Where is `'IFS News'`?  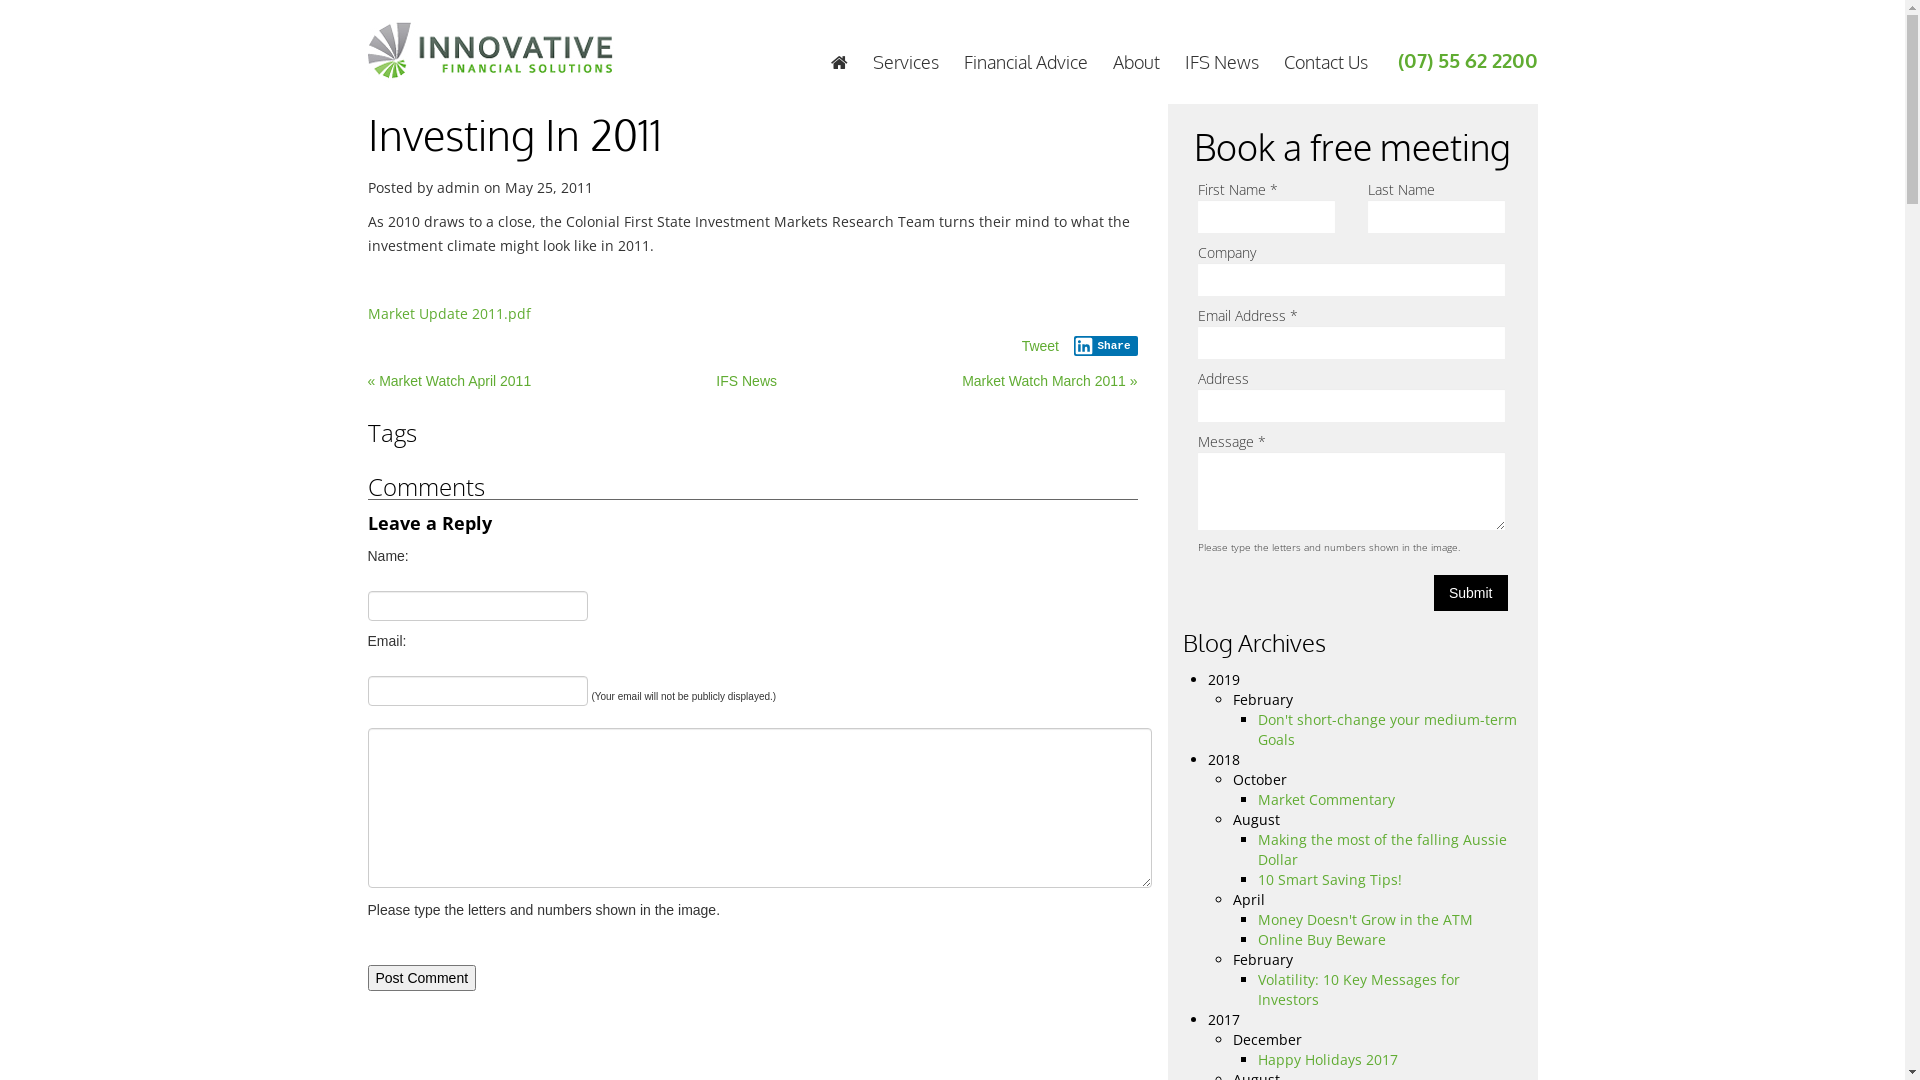
'IFS News' is located at coordinates (1219, 60).